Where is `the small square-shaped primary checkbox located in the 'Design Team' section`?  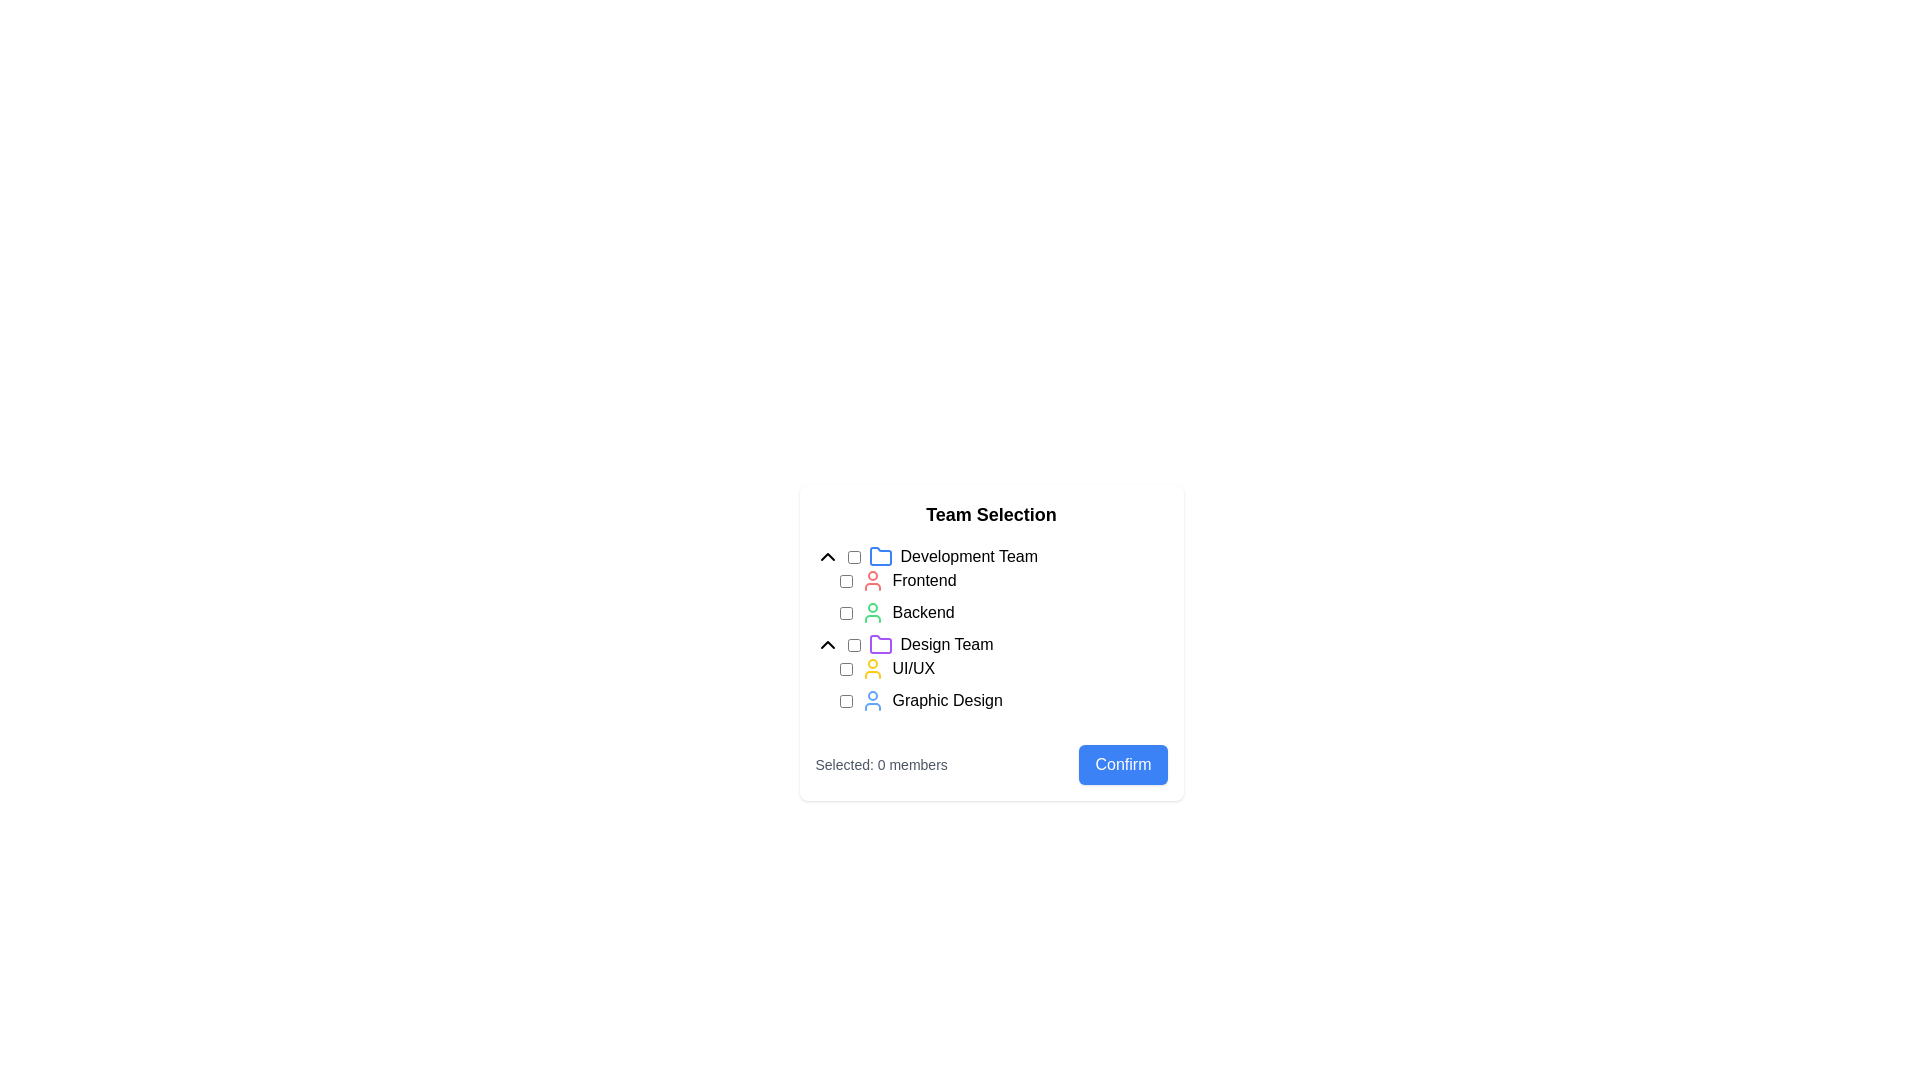
the small square-shaped primary checkbox located in the 'Design Team' section is located at coordinates (854, 644).